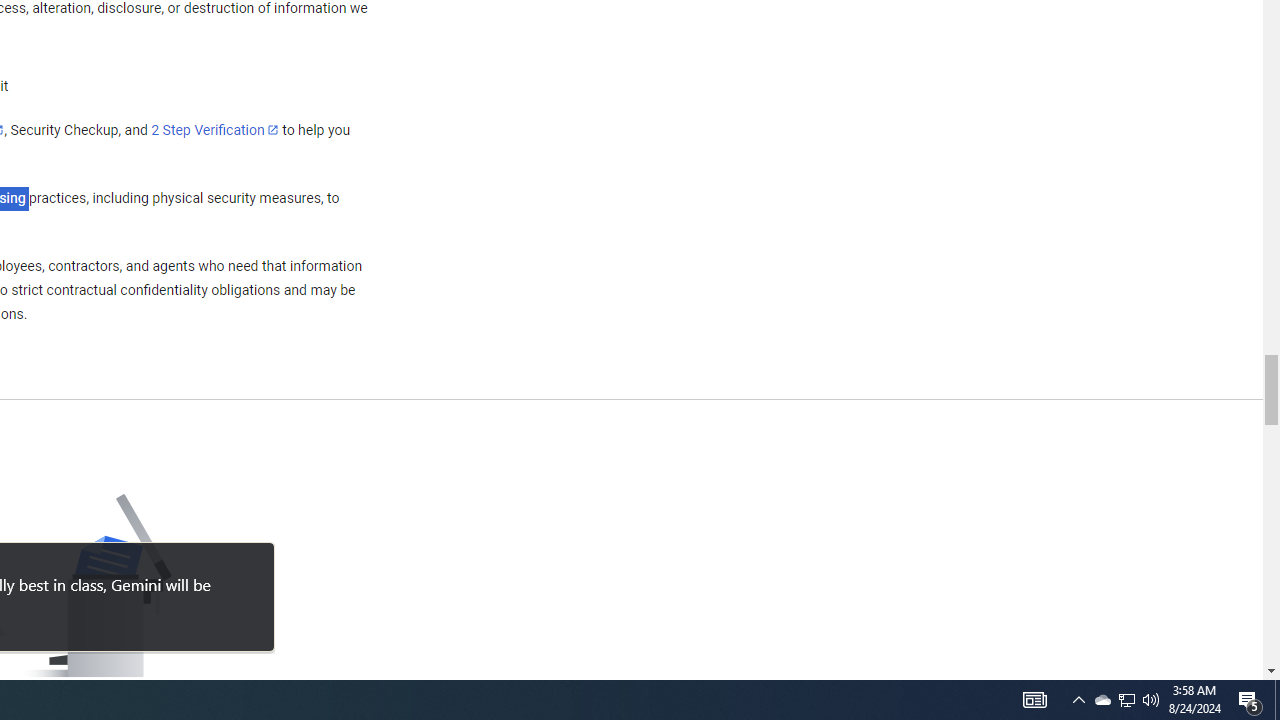 Image resolution: width=1280 pixels, height=720 pixels. What do you see at coordinates (215, 129) in the screenshot?
I see `'2 Step Verification'` at bounding box center [215, 129].